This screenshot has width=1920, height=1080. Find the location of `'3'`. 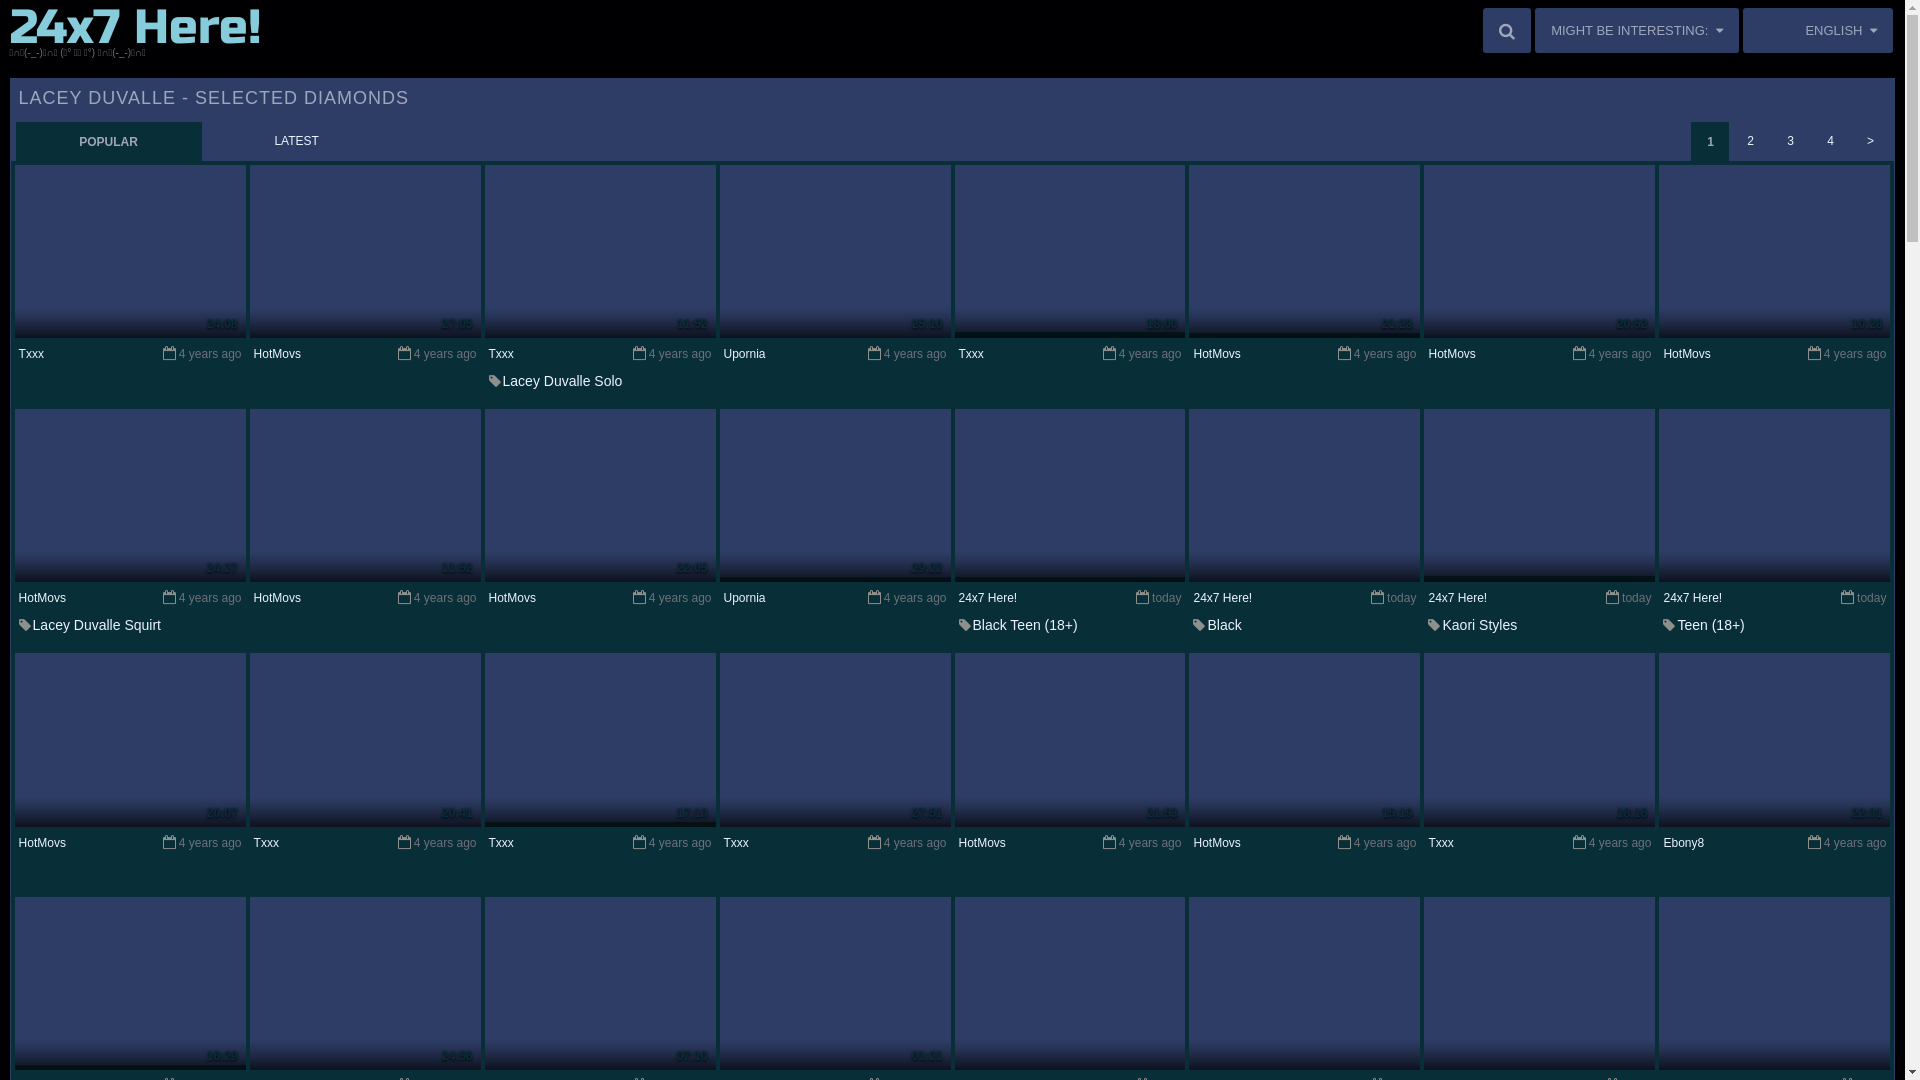

'3' is located at coordinates (1790, 140).